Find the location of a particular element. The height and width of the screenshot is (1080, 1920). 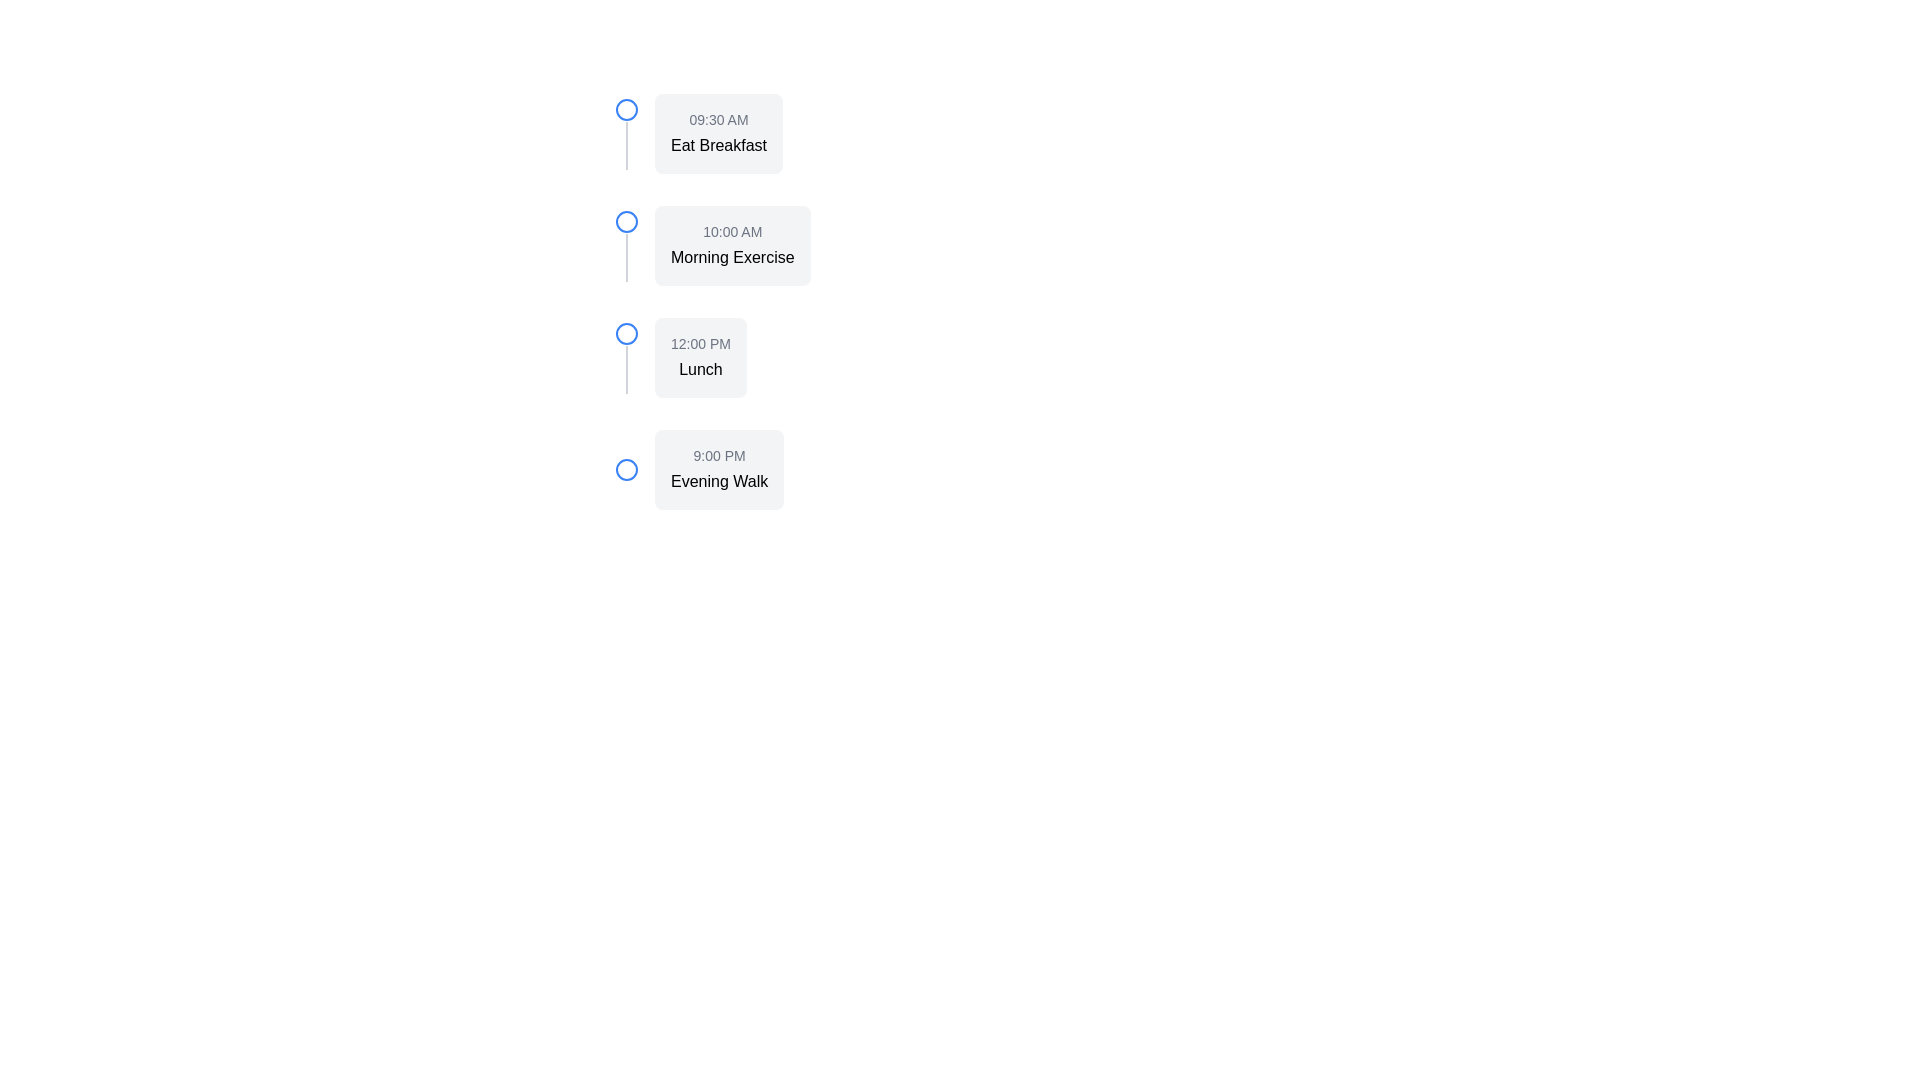

text displayed on the card which shows '09:30 AM' and 'Eat Breakfast' in a light gray and bold black font respectively is located at coordinates (719, 134).